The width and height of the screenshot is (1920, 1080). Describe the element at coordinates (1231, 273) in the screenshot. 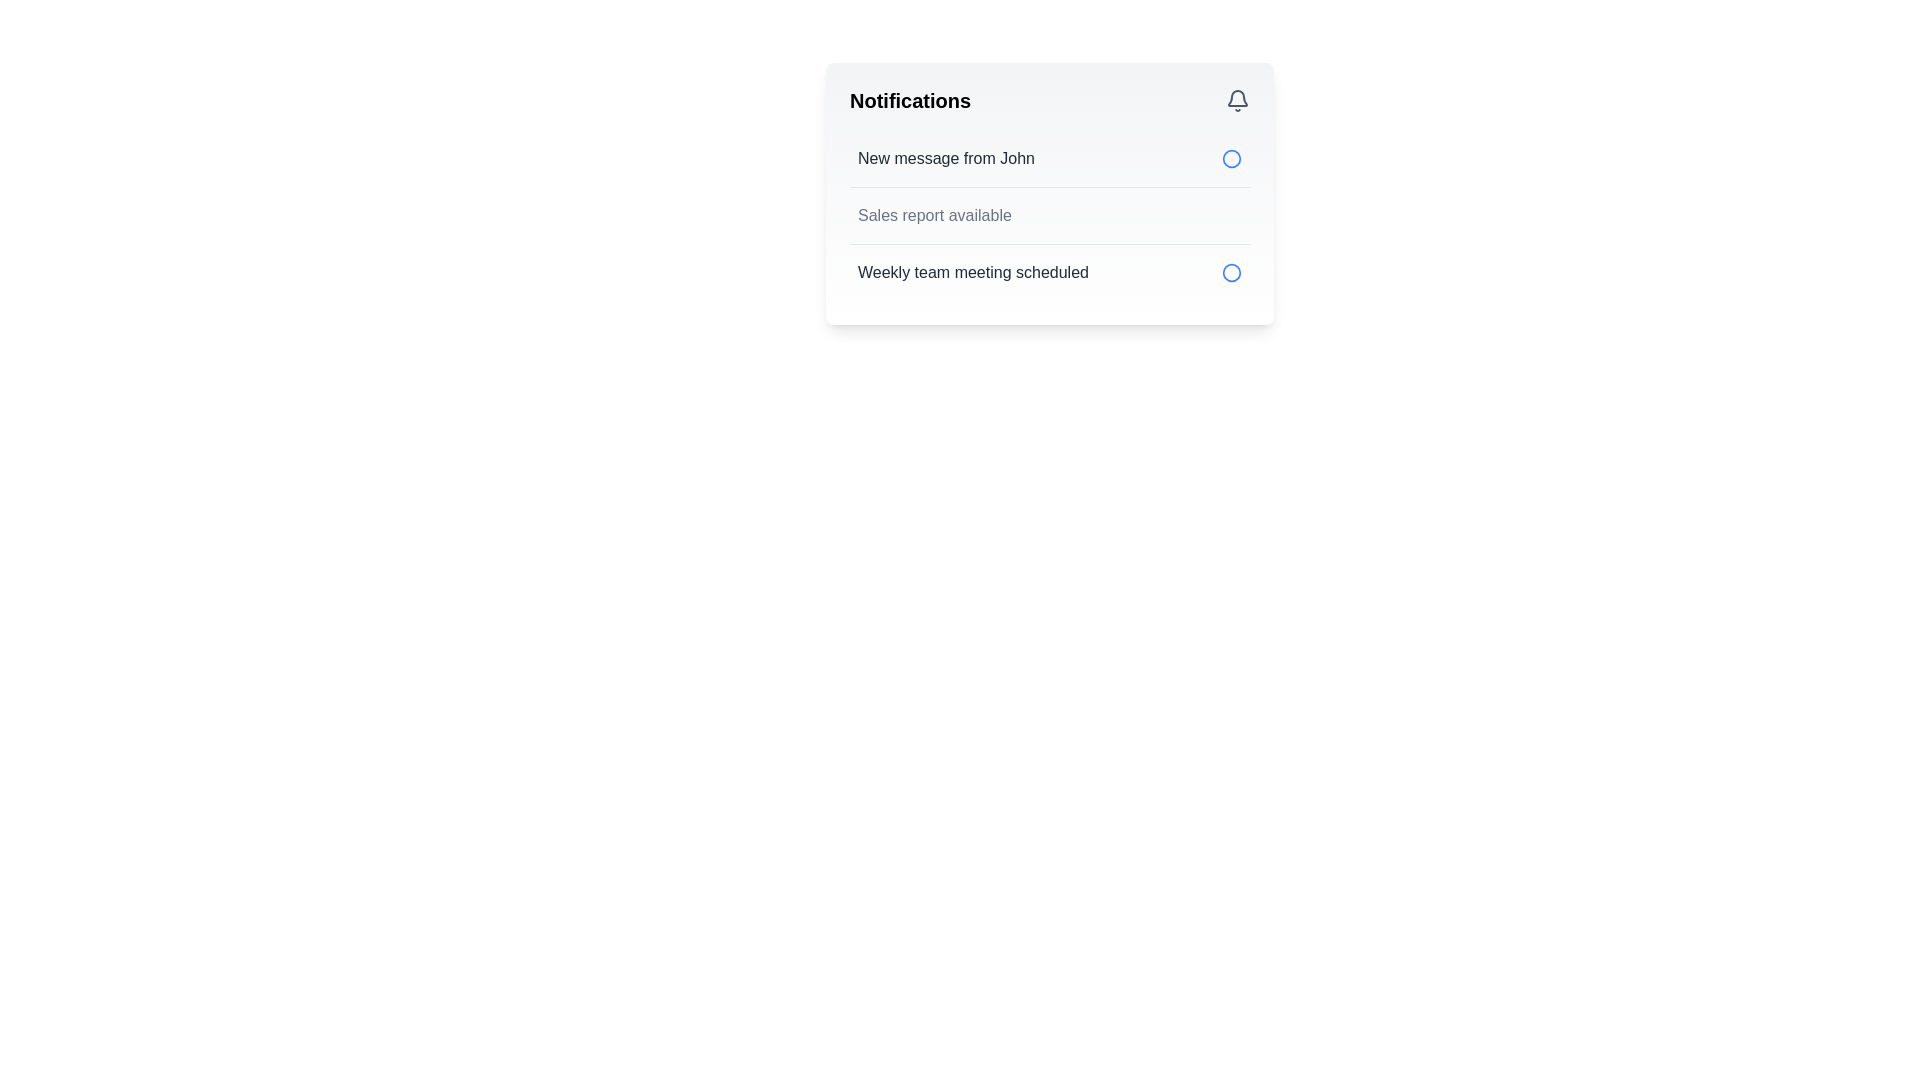

I see `the circular button on the right side of the third notification item that contains the text 'Weekly team meeting scheduled'` at that location.